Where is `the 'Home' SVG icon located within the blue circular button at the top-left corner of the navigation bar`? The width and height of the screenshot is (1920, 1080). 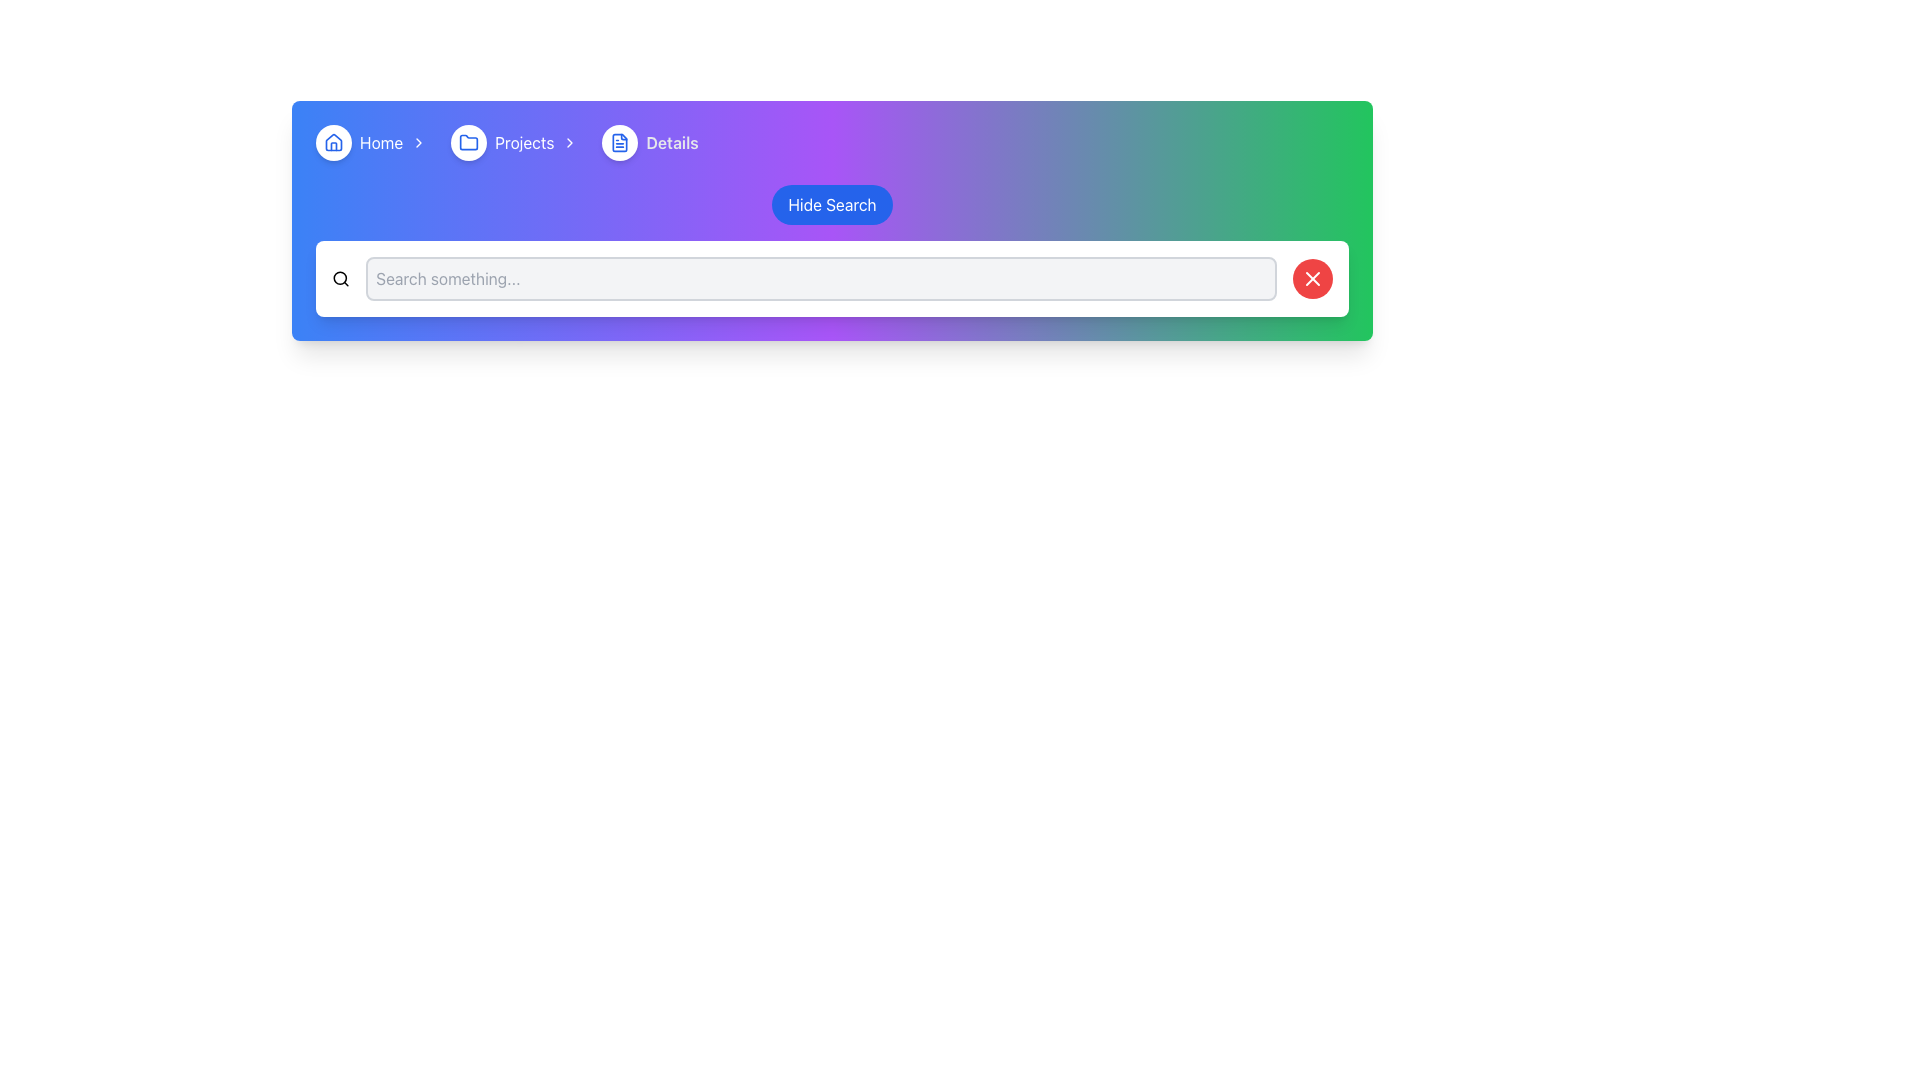 the 'Home' SVG icon located within the blue circular button at the top-left corner of the navigation bar is located at coordinates (334, 141).